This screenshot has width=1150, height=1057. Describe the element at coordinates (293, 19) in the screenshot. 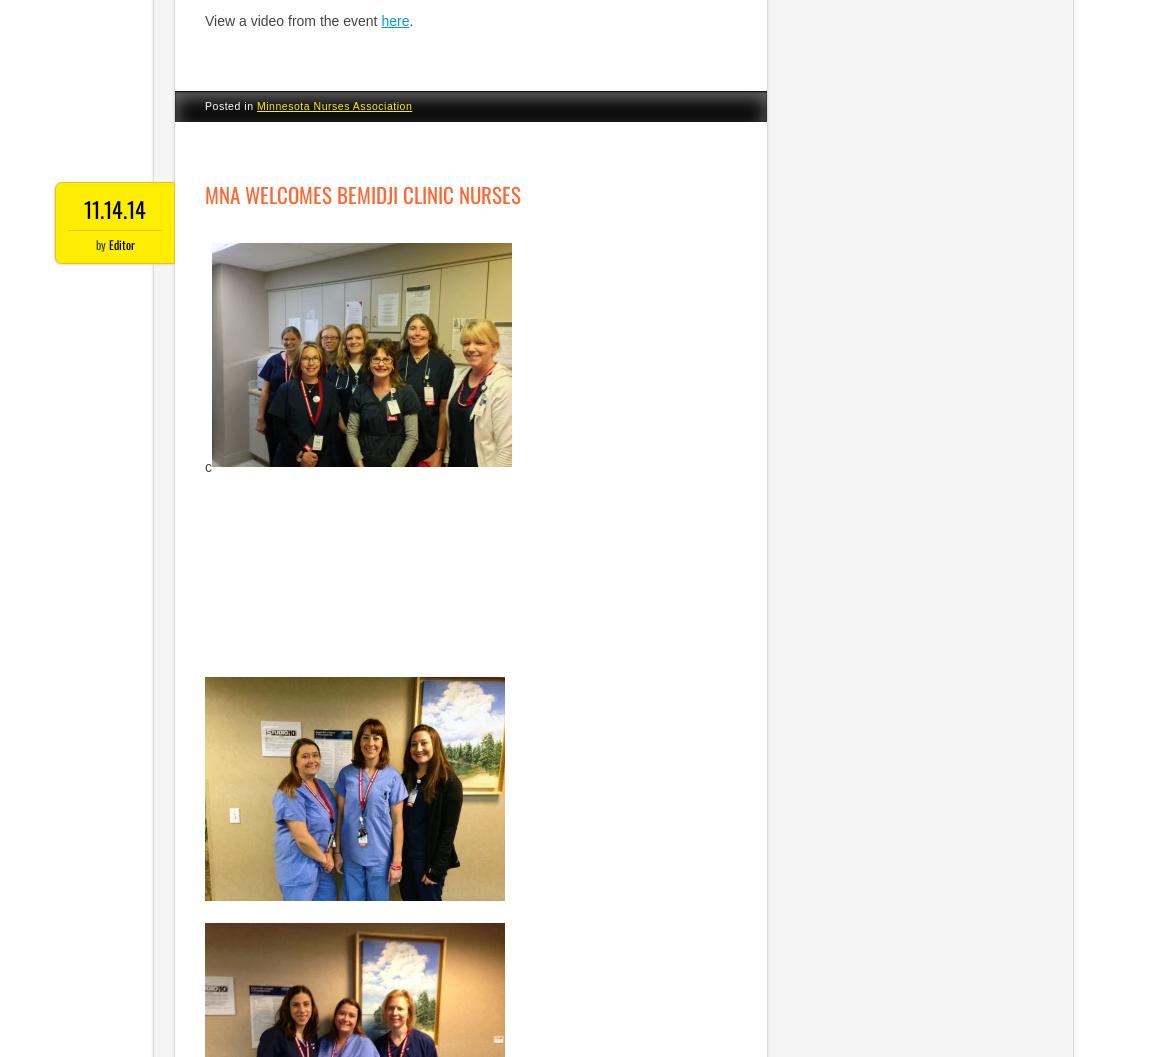

I see `'View a video from the event'` at that location.